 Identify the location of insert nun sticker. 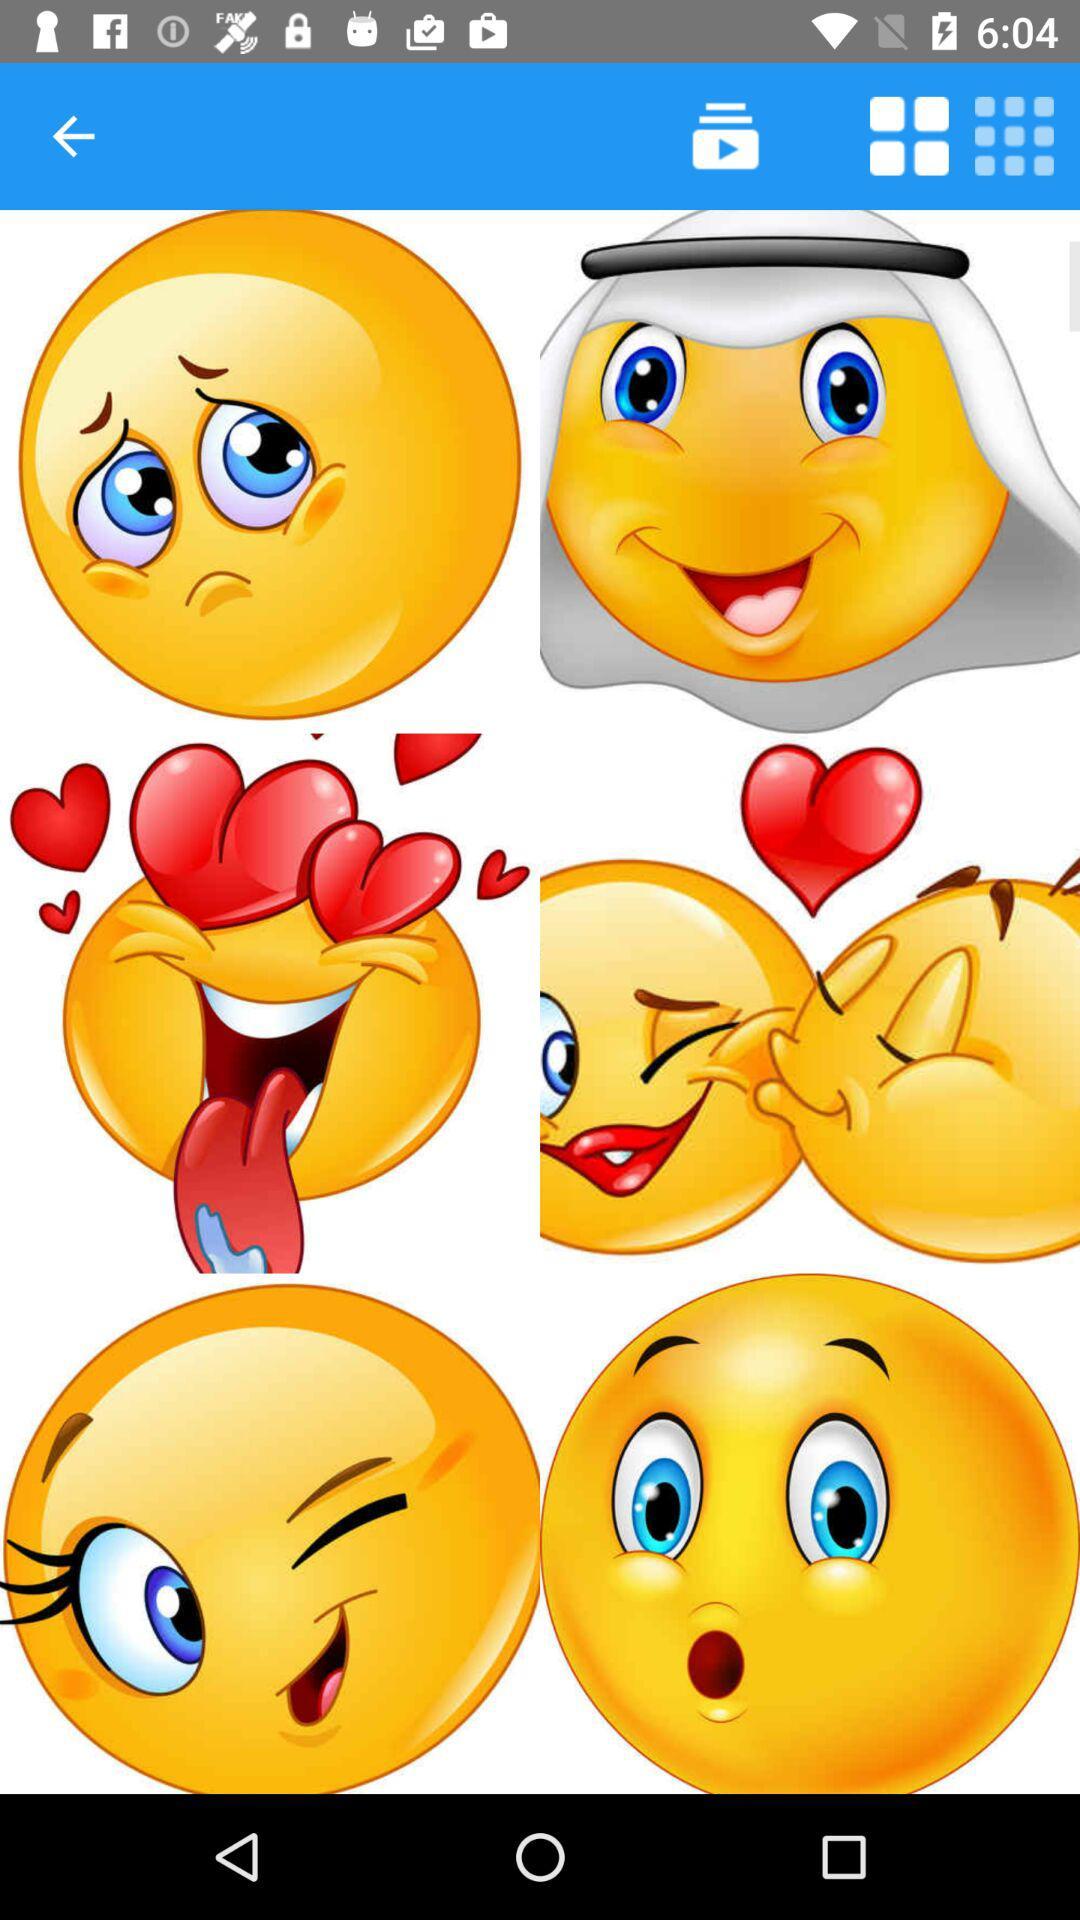
(810, 470).